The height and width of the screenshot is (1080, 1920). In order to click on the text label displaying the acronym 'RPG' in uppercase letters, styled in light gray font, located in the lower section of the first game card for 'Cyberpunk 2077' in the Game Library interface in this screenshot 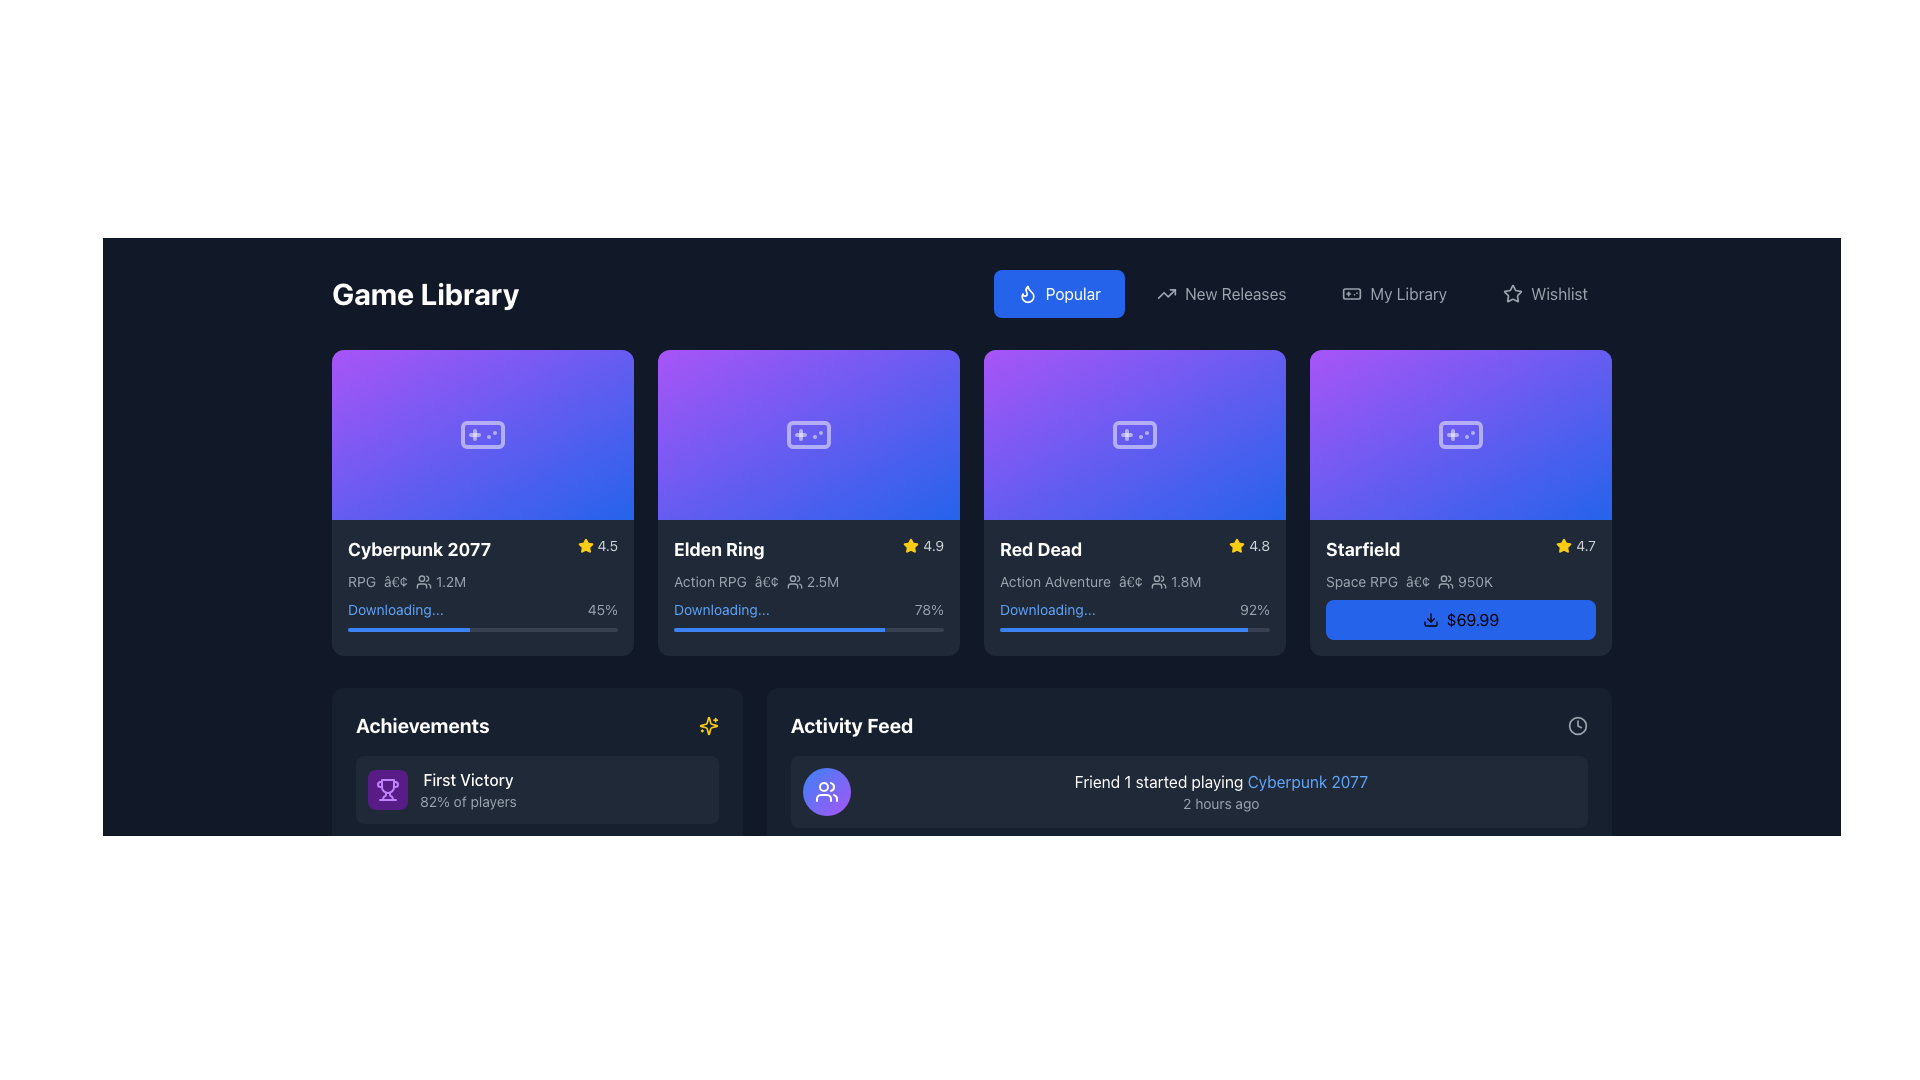, I will do `click(362, 581)`.